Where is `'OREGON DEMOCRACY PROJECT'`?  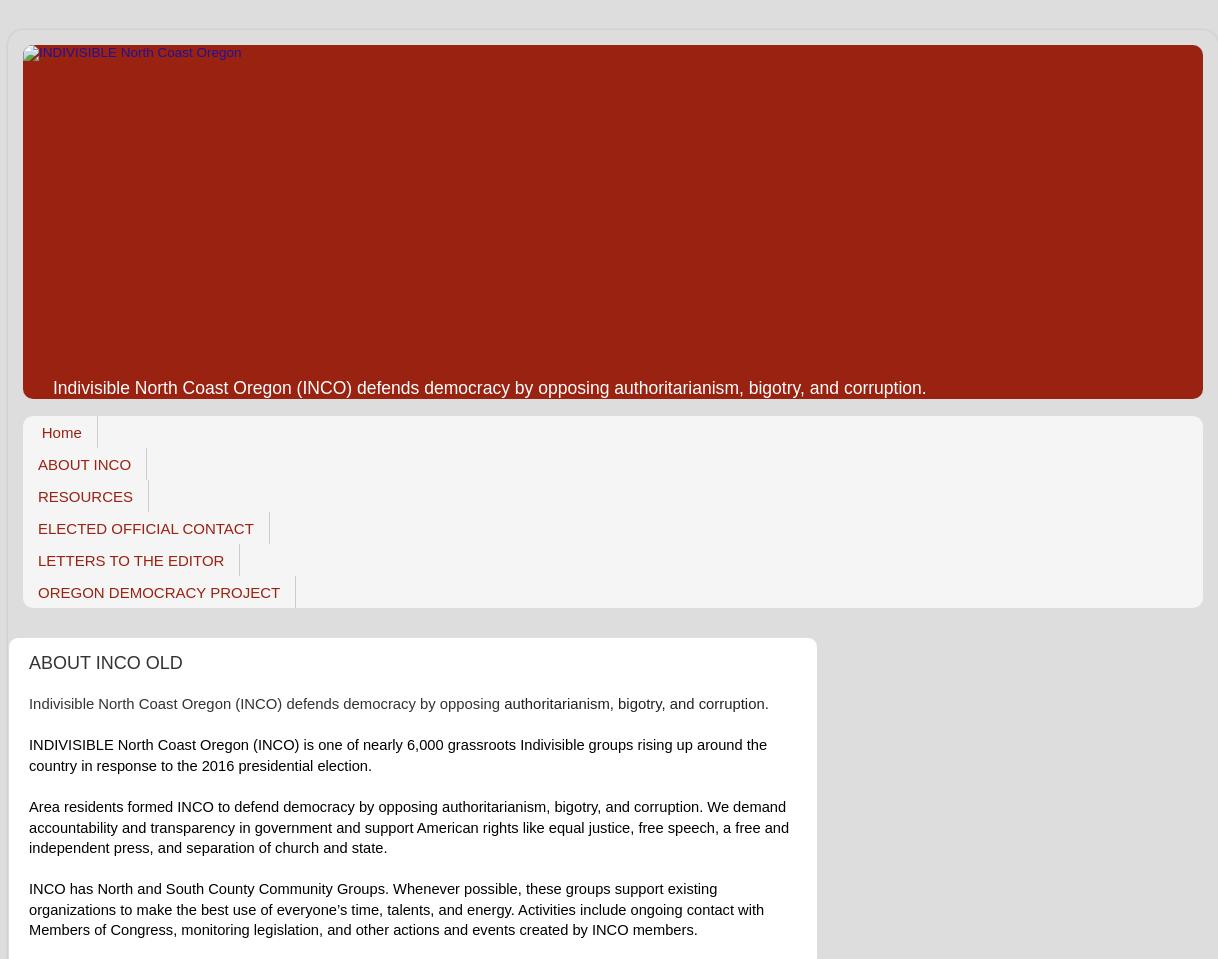 'OREGON DEMOCRACY PROJECT' is located at coordinates (157, 590).